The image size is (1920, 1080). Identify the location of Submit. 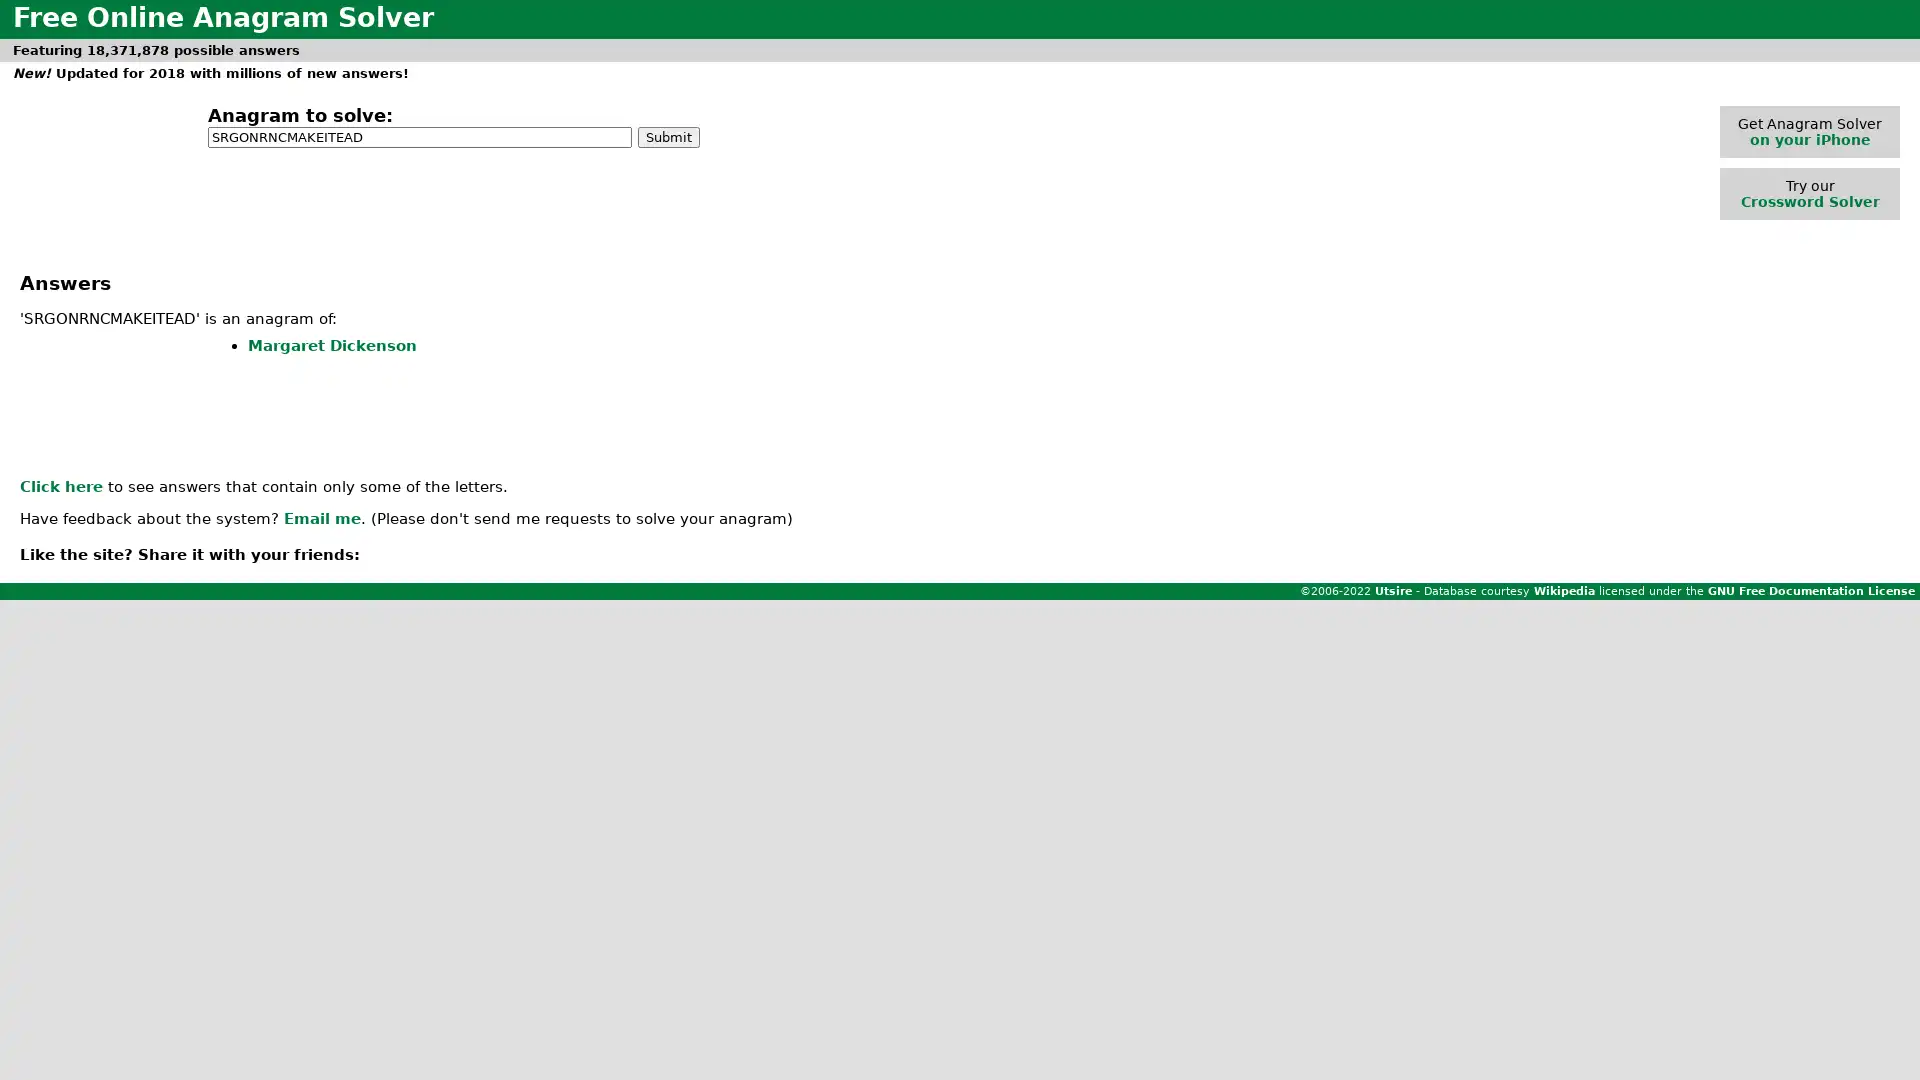
(668, 135).